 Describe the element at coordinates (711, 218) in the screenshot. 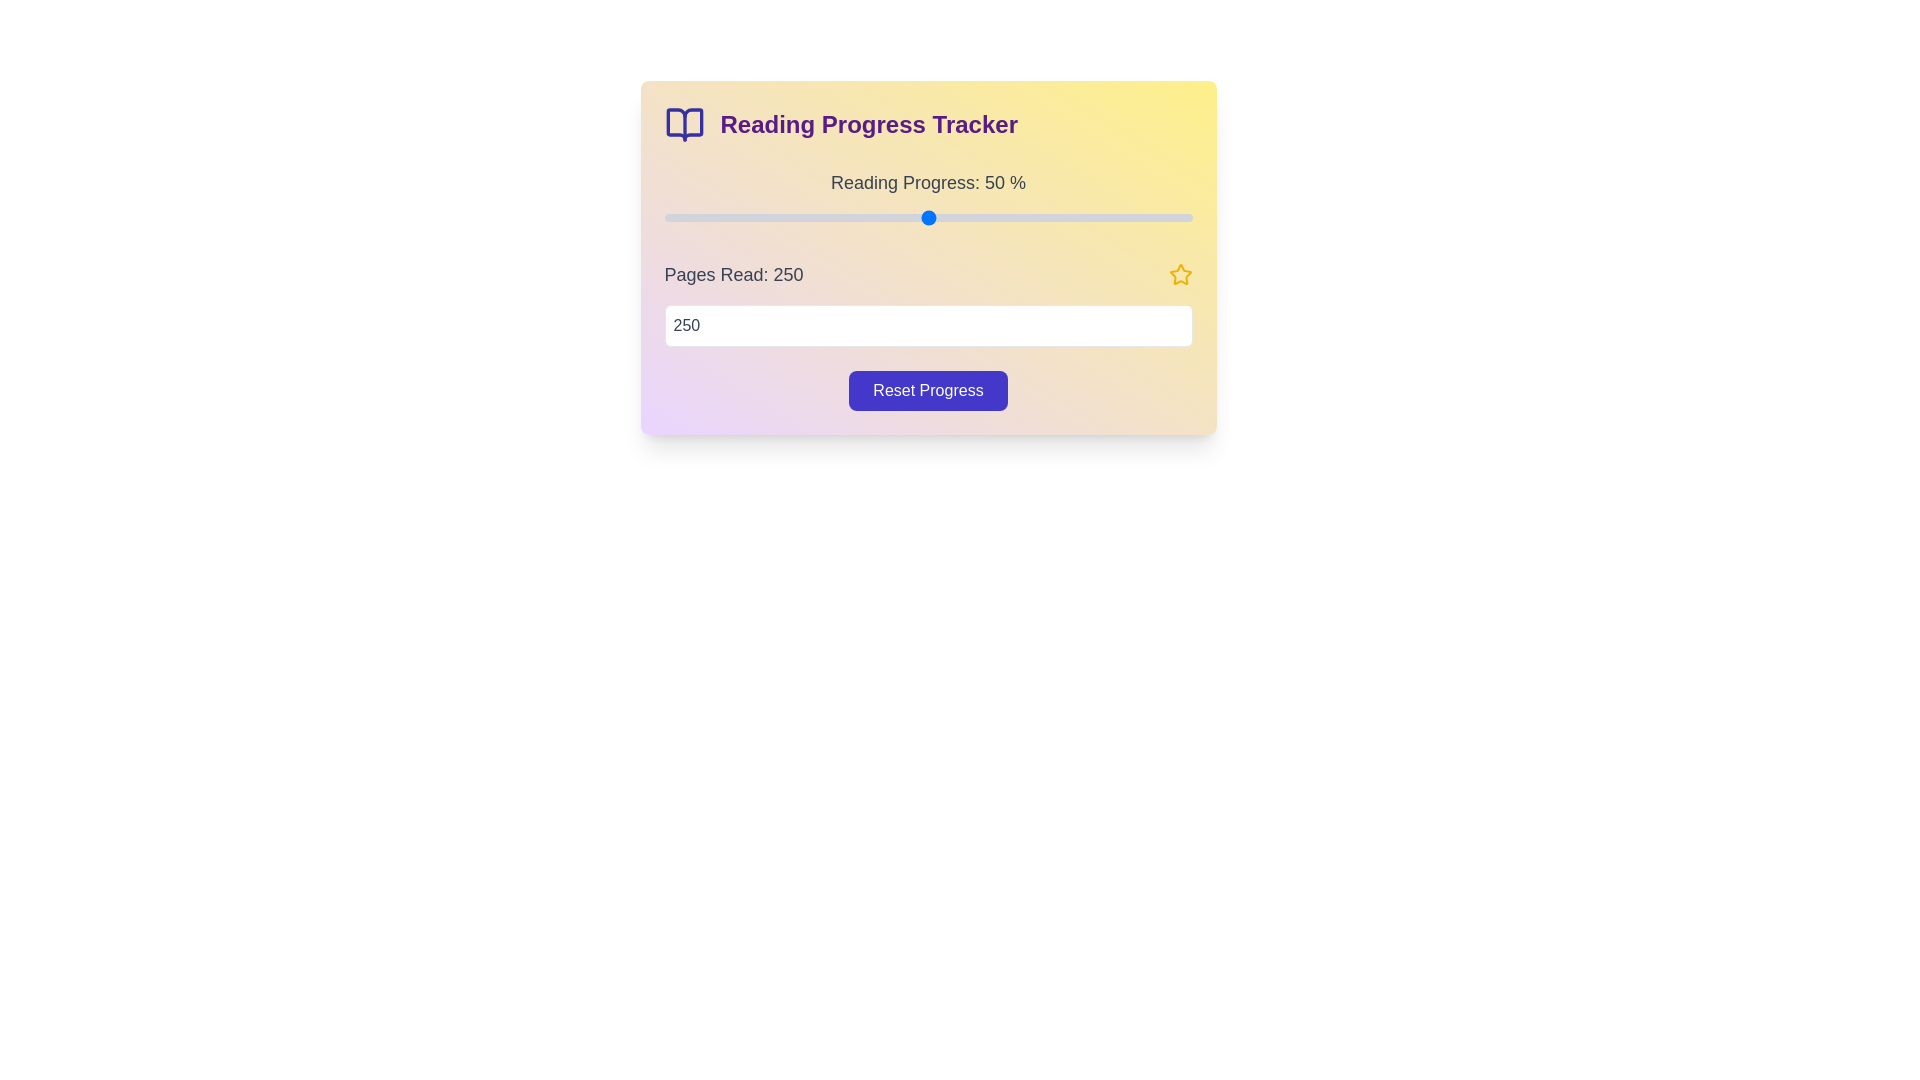

I see `the reading progress to 9% by adjusting the slider` at that location.